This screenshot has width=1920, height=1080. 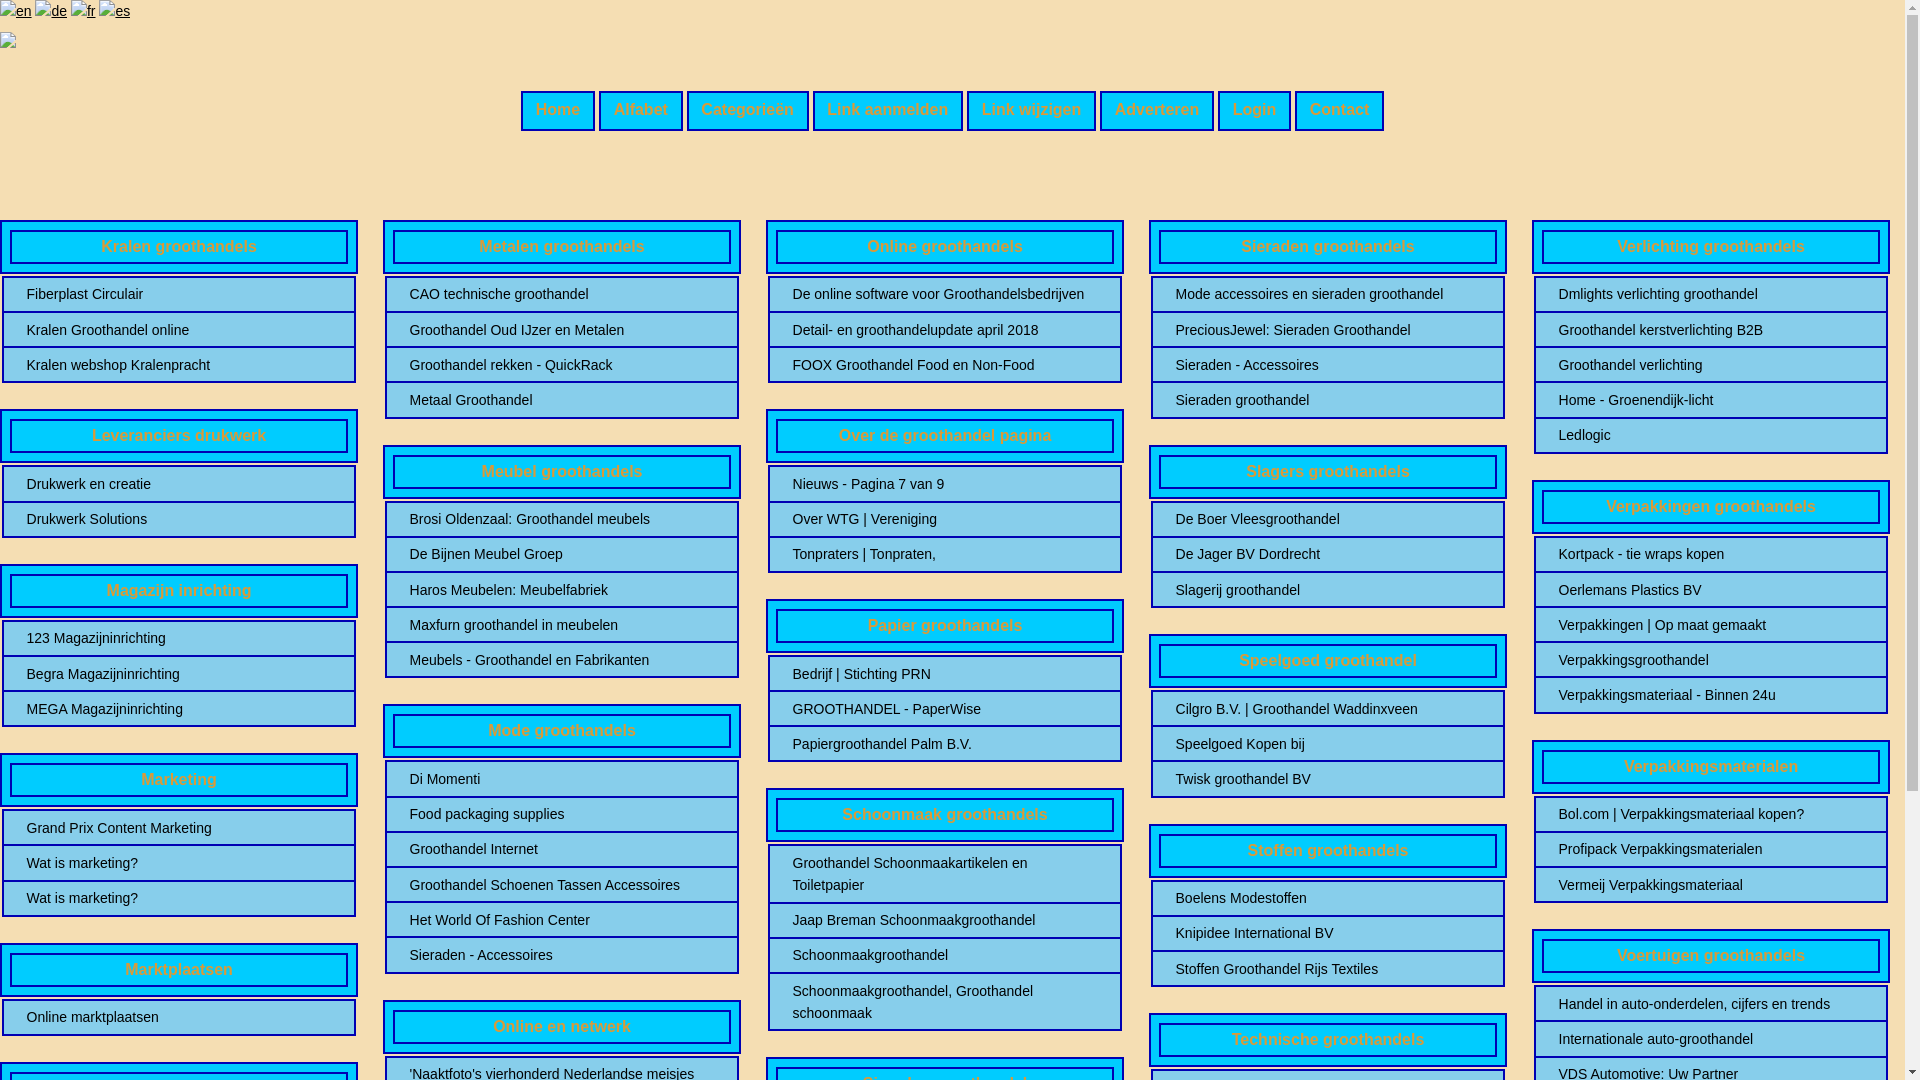 What do you see at coordinates (1710, 400) in the screenshot?
I see `'Home - Groenendijk-licht'` at bounding box center [1710, 400].